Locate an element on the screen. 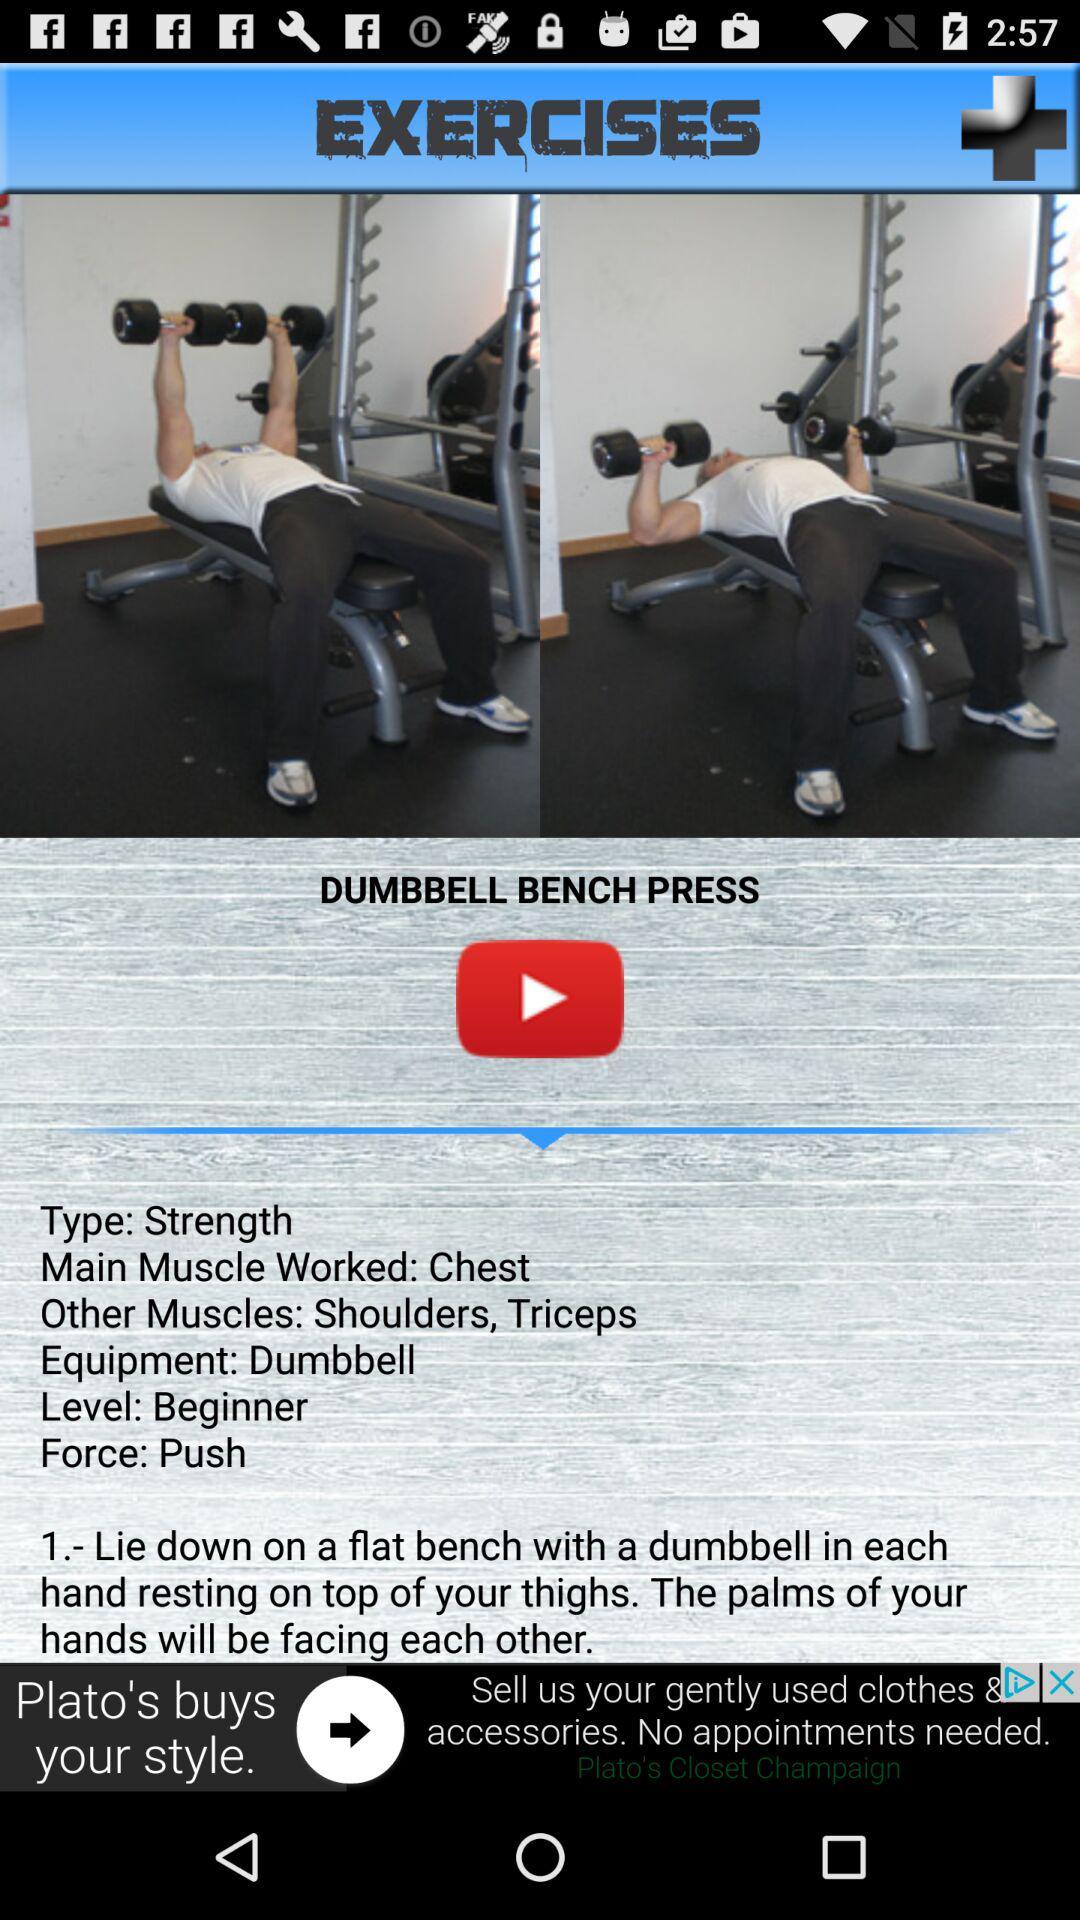 The width and height of the screenshot is (1080, 1920). advertisement banner is located at coordinates (540, 1727).